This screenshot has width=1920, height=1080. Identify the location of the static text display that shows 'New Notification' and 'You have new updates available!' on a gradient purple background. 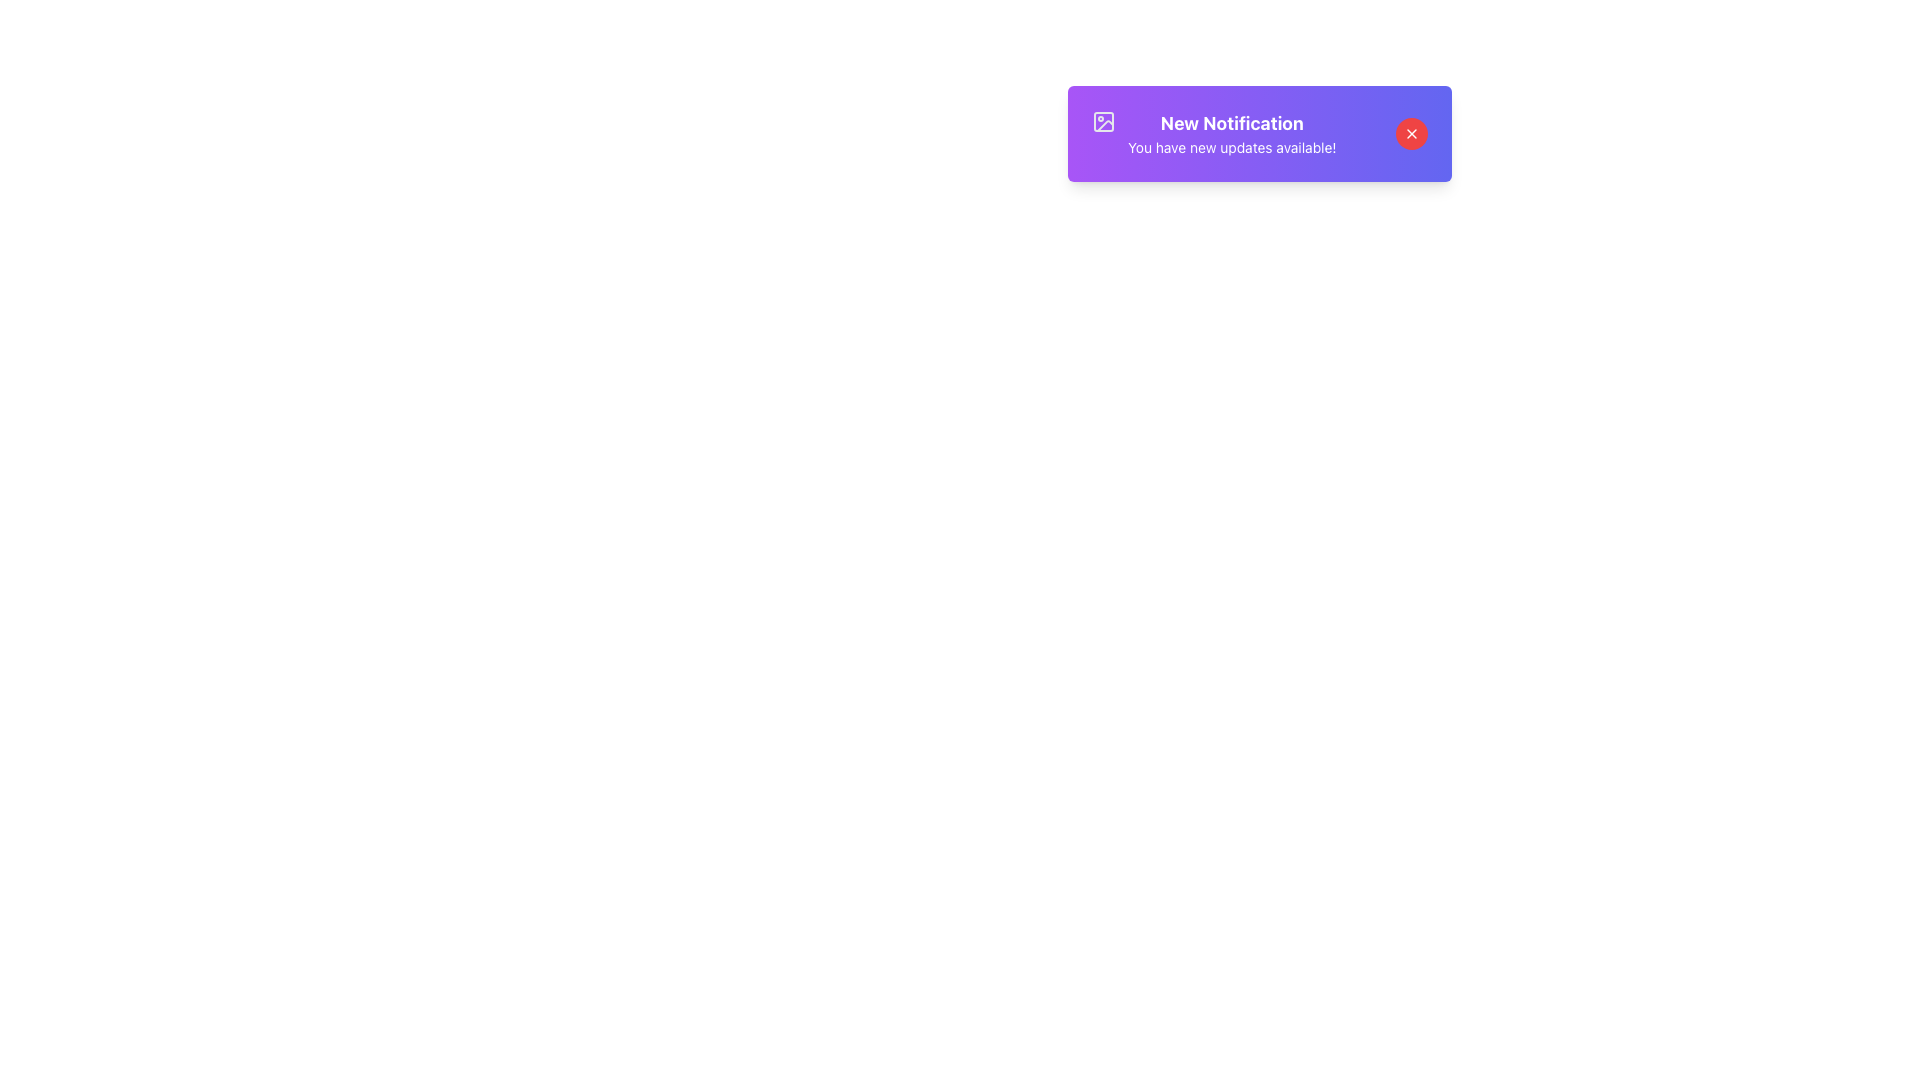
(1231, 134).